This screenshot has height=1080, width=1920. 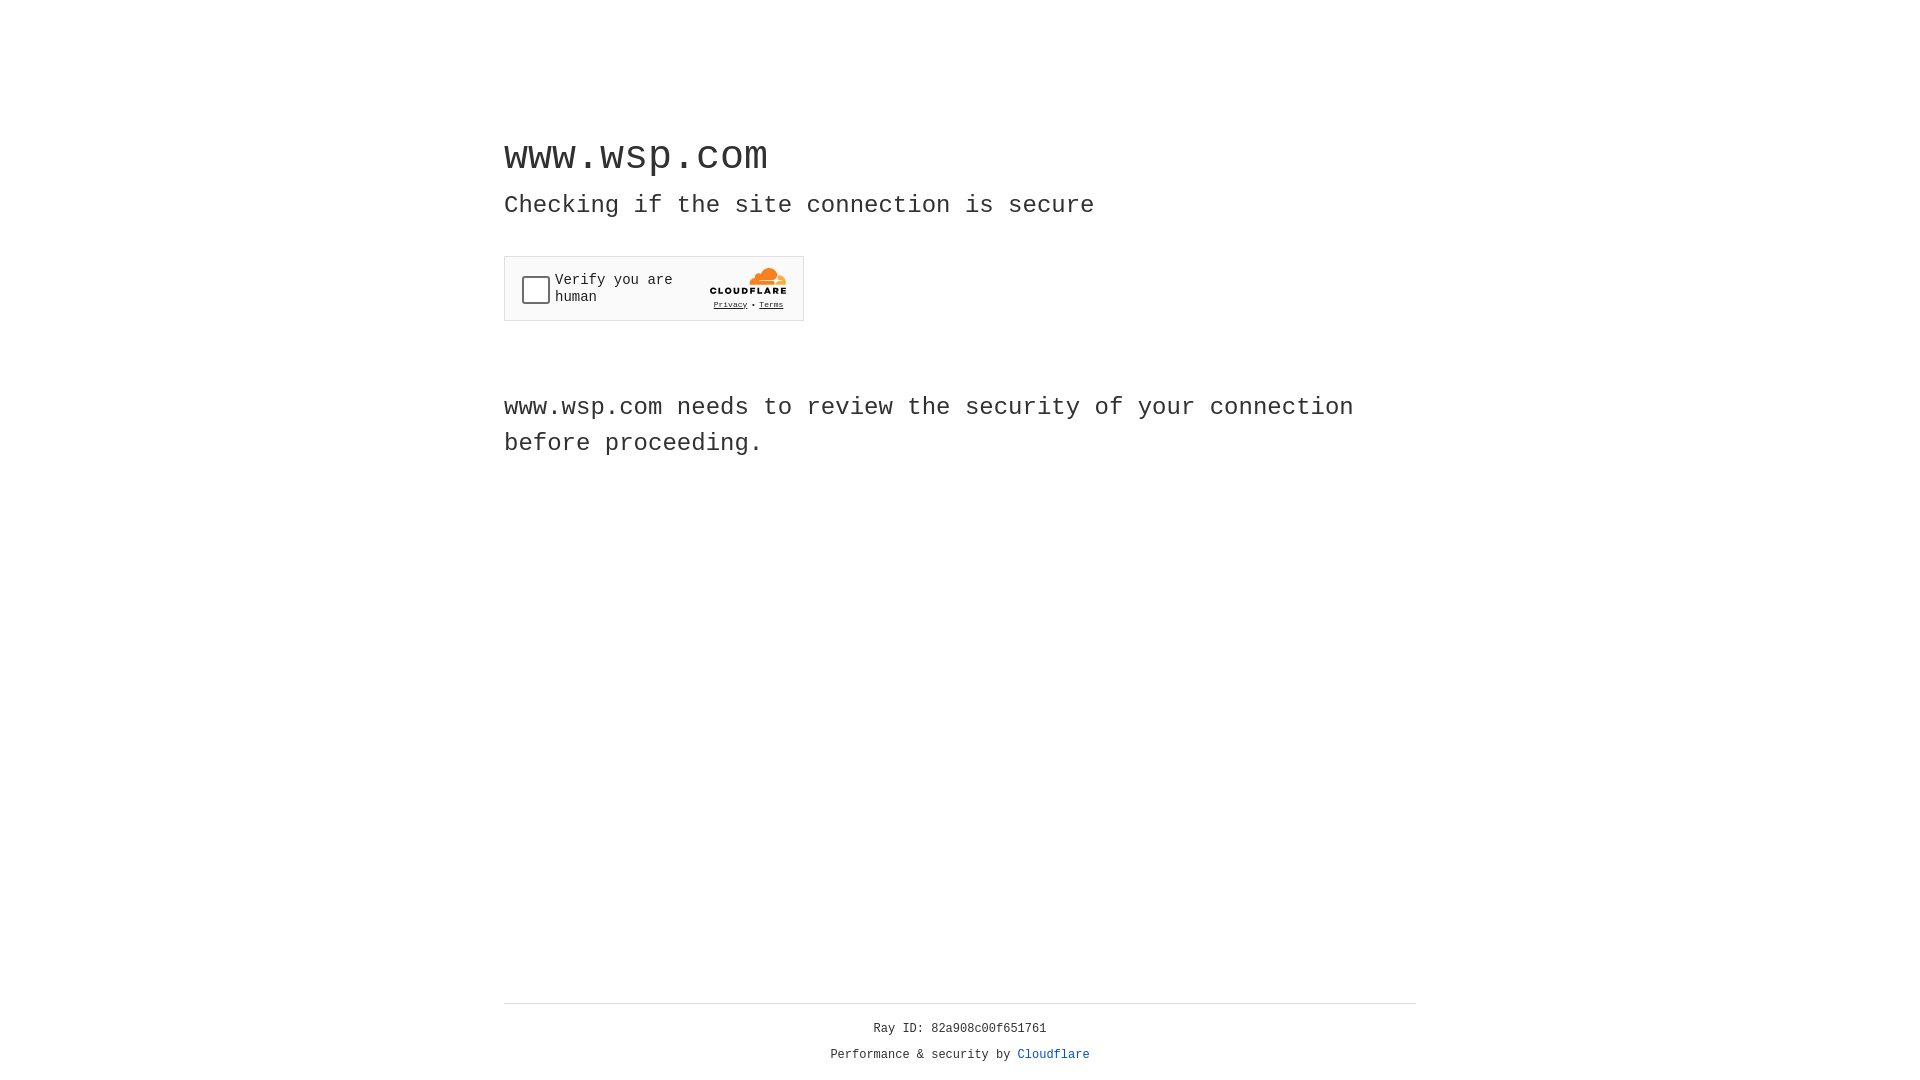 What do you see at coordinates (1053, 1054) in the screenshot?
I see `'Cloudflare'` at bounding box center [1053, 1054].